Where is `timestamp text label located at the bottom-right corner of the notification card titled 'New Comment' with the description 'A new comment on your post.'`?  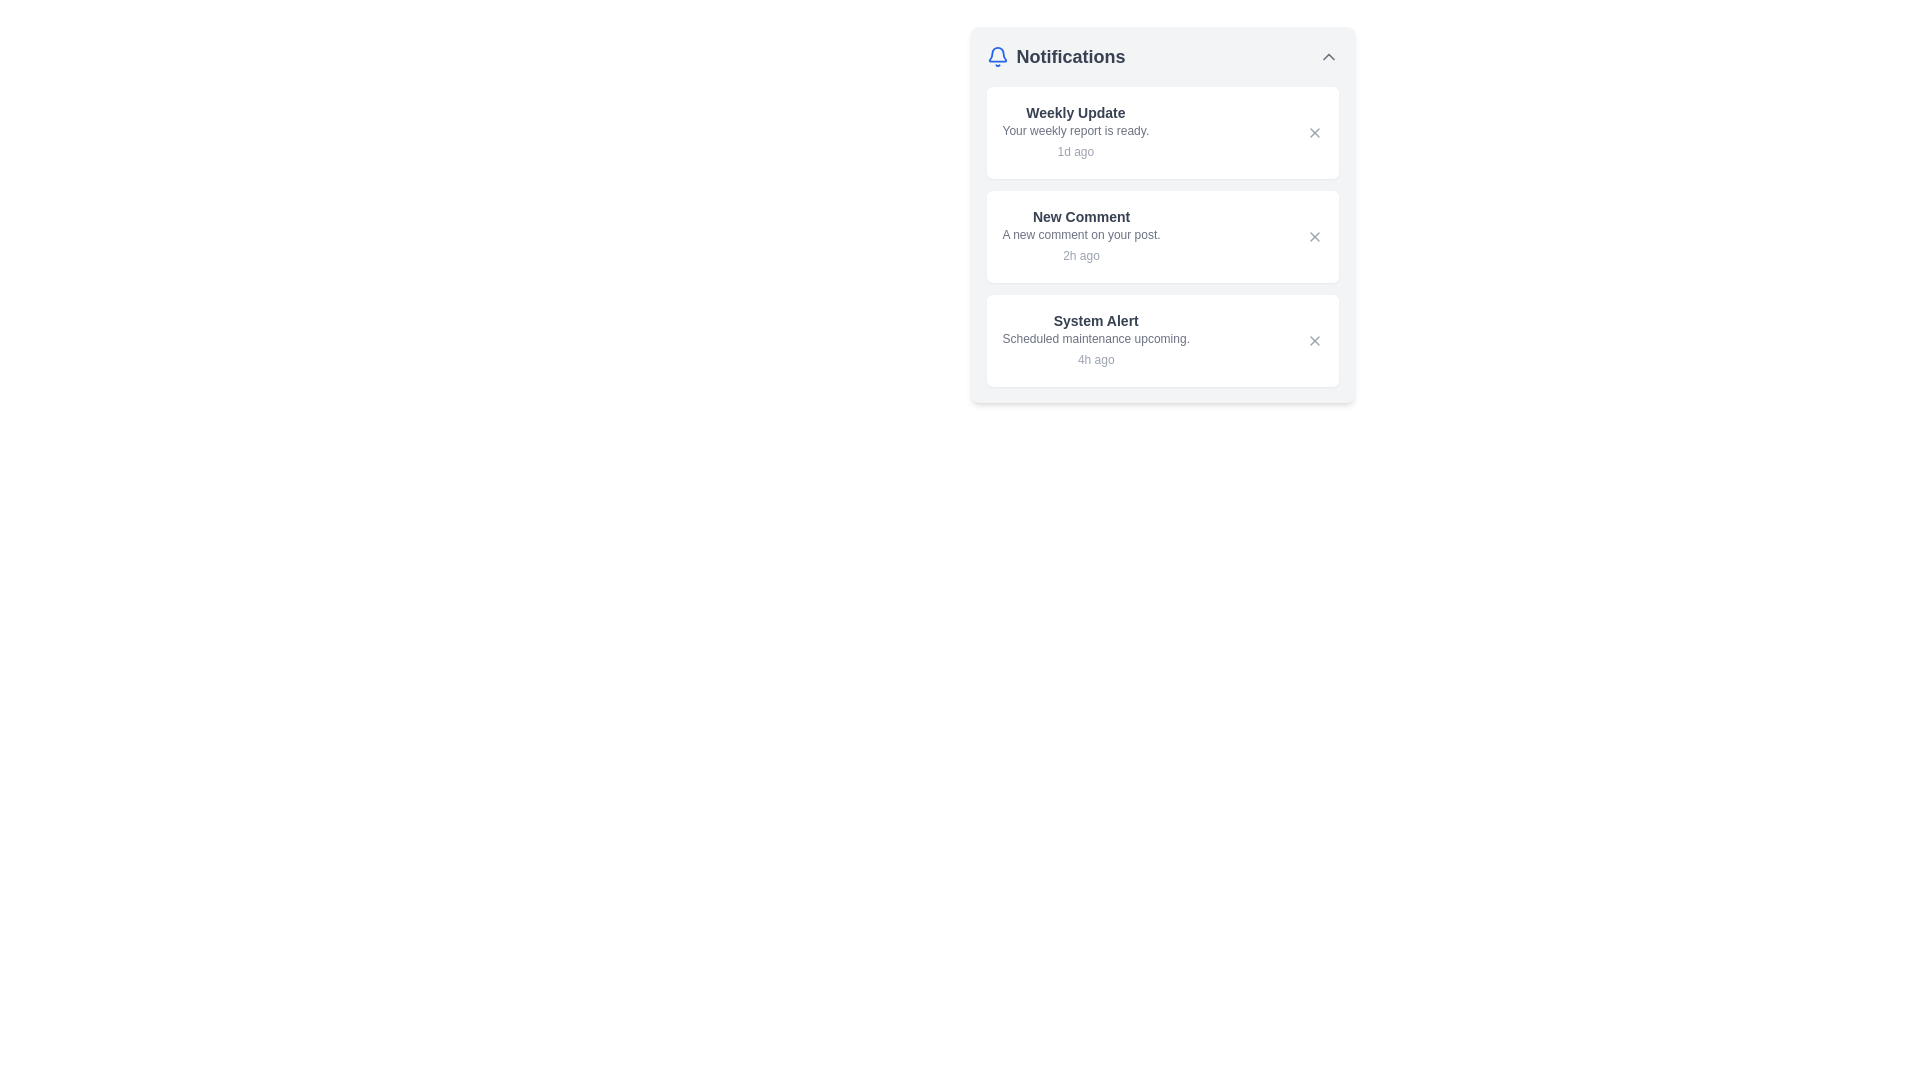
timestamp text label located at the bottom-right corner of the notification card titled 'New Comment' with the description 'A new comment on your post.' is located at coordinates (1080, 254).